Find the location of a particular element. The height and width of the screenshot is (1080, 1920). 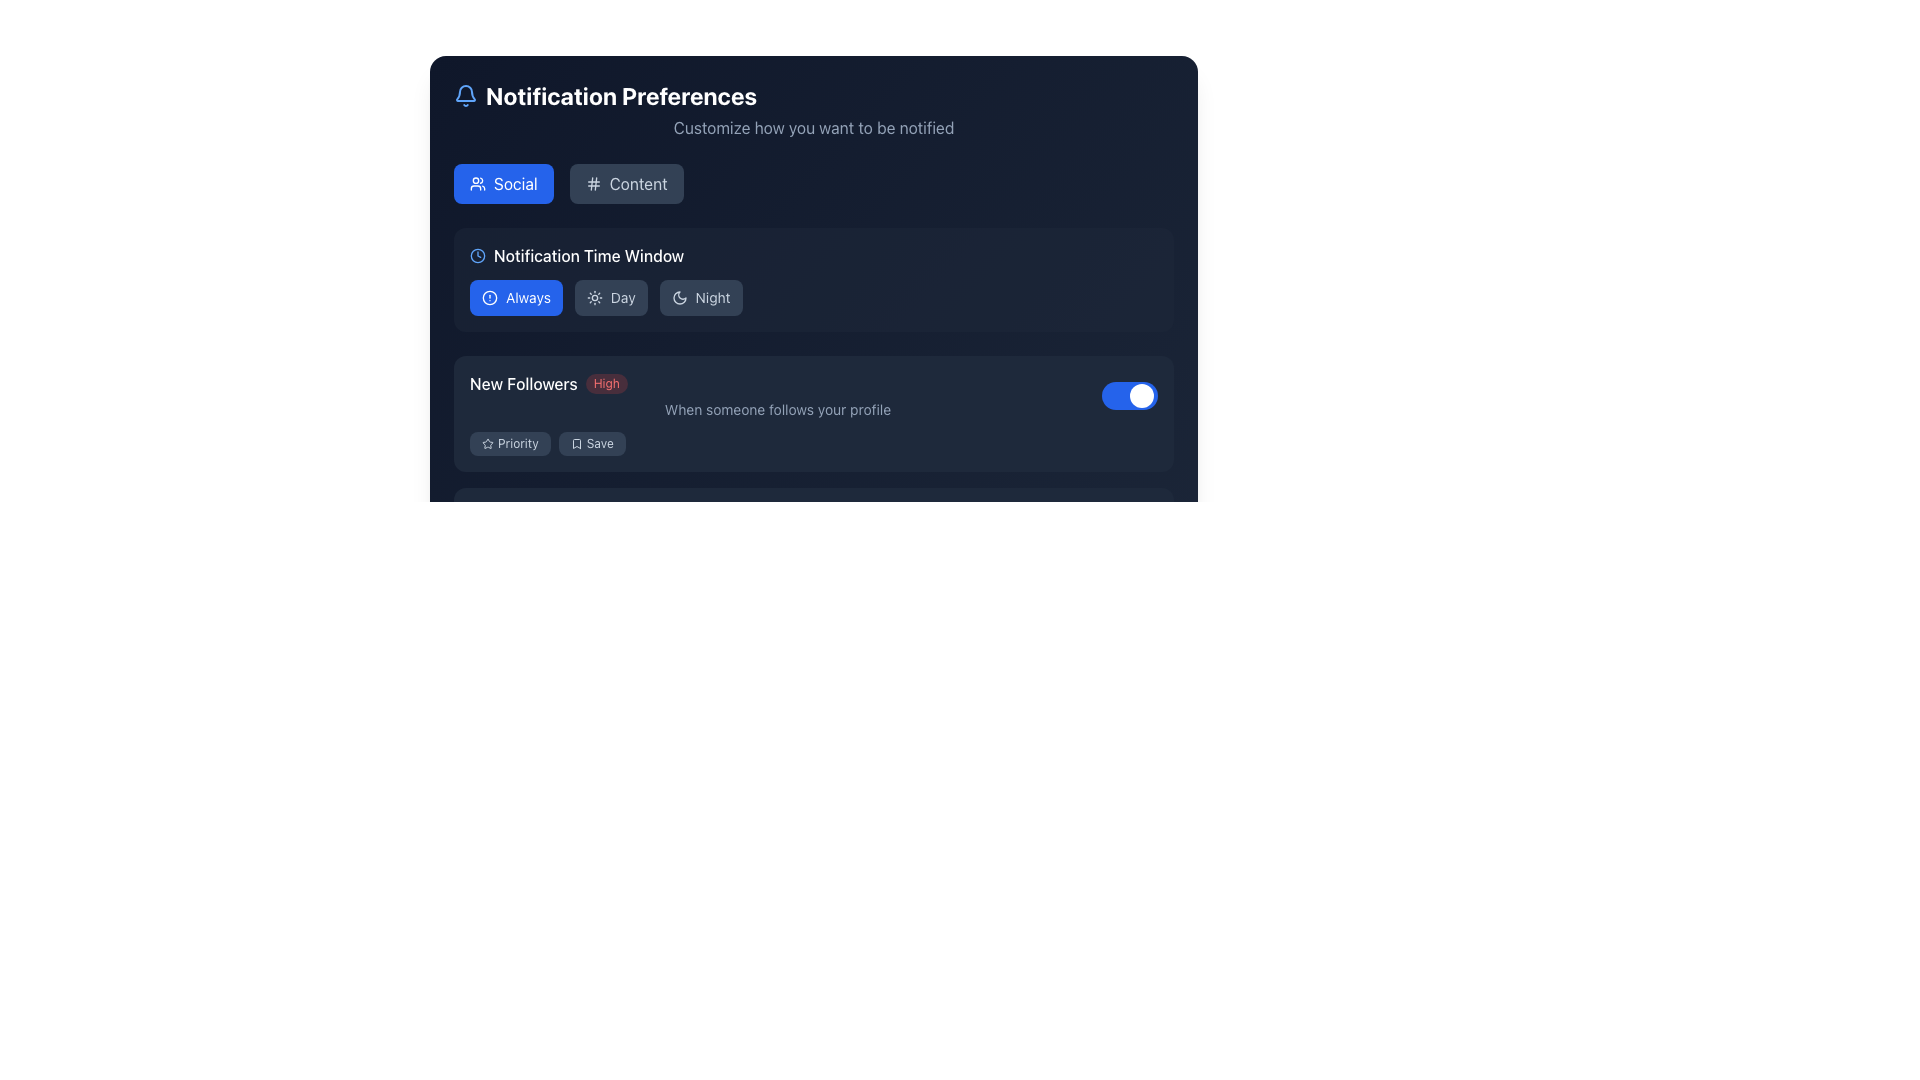

the button with a dark slate background and a moon icon labeled 'Night' is located at coordinates (701, 297).